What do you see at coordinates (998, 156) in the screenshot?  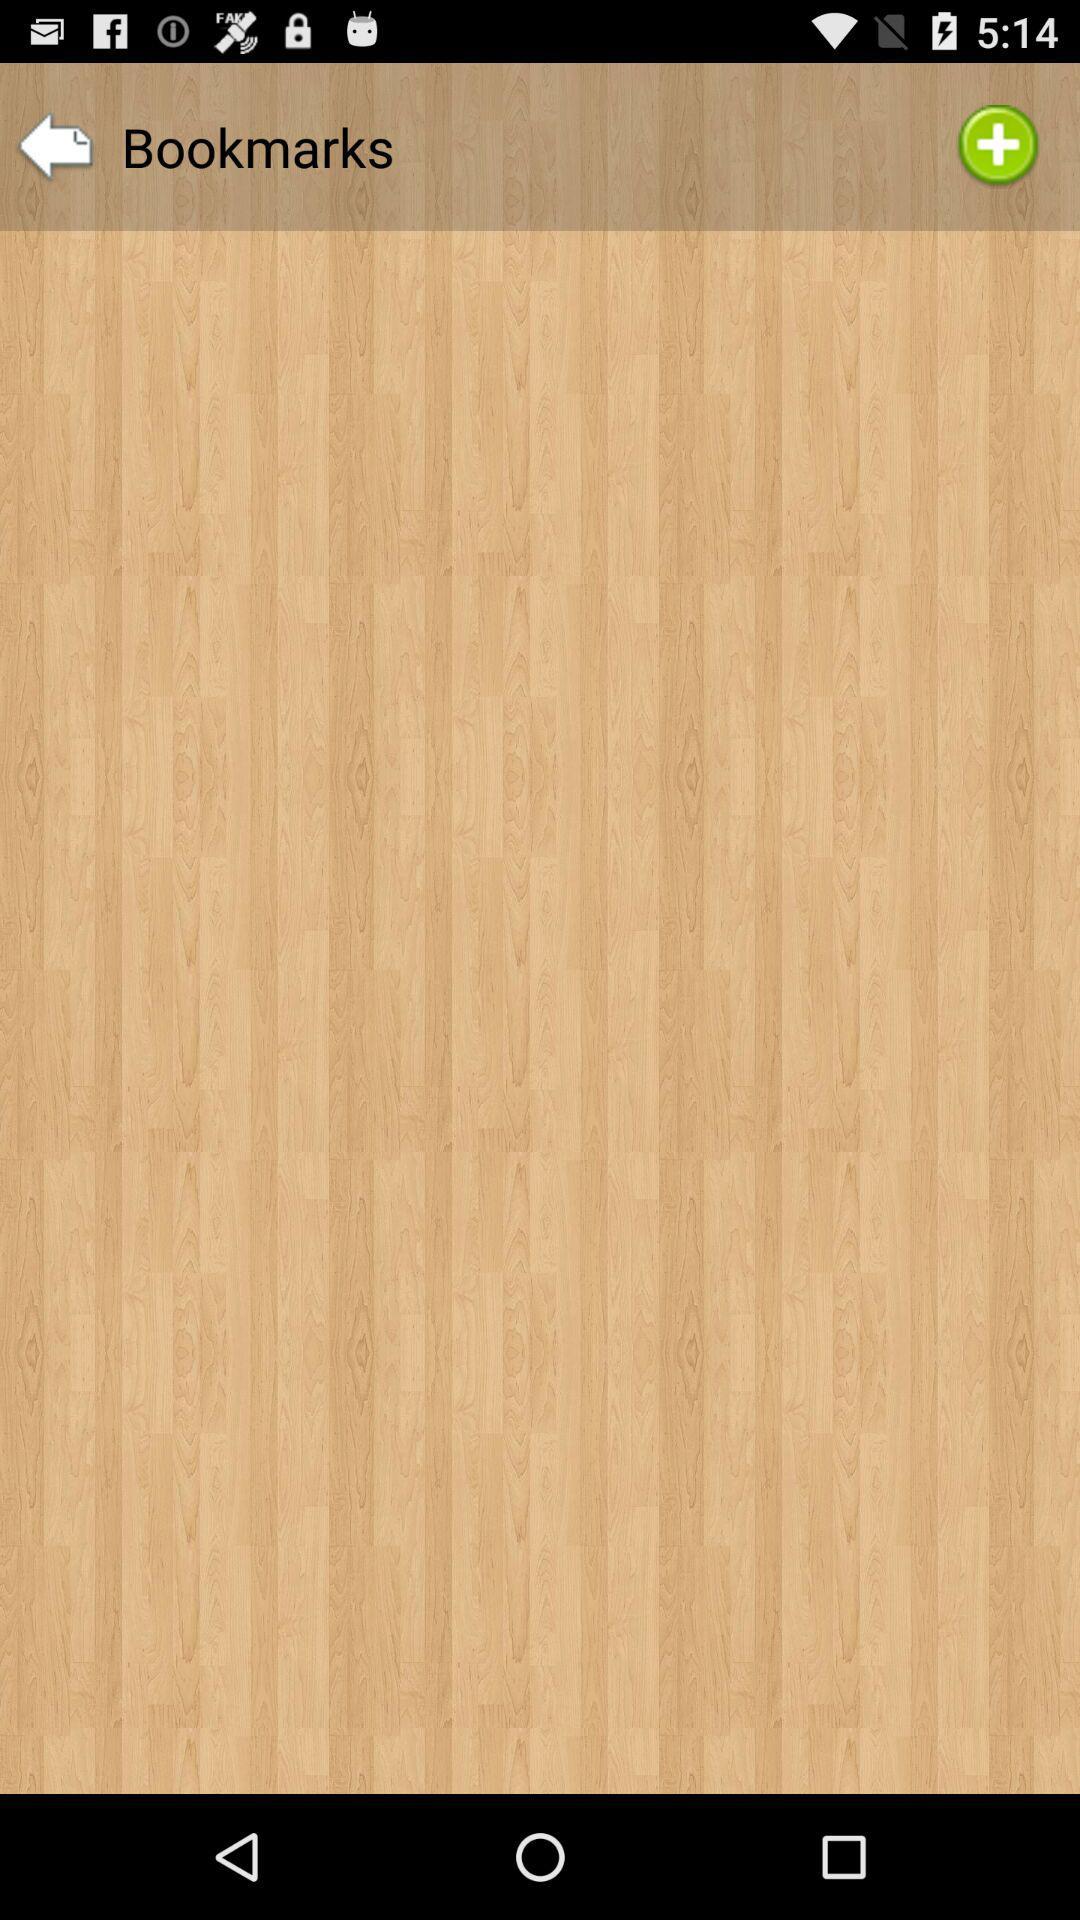 I see `the add icon` at bounding box center [998, 156].